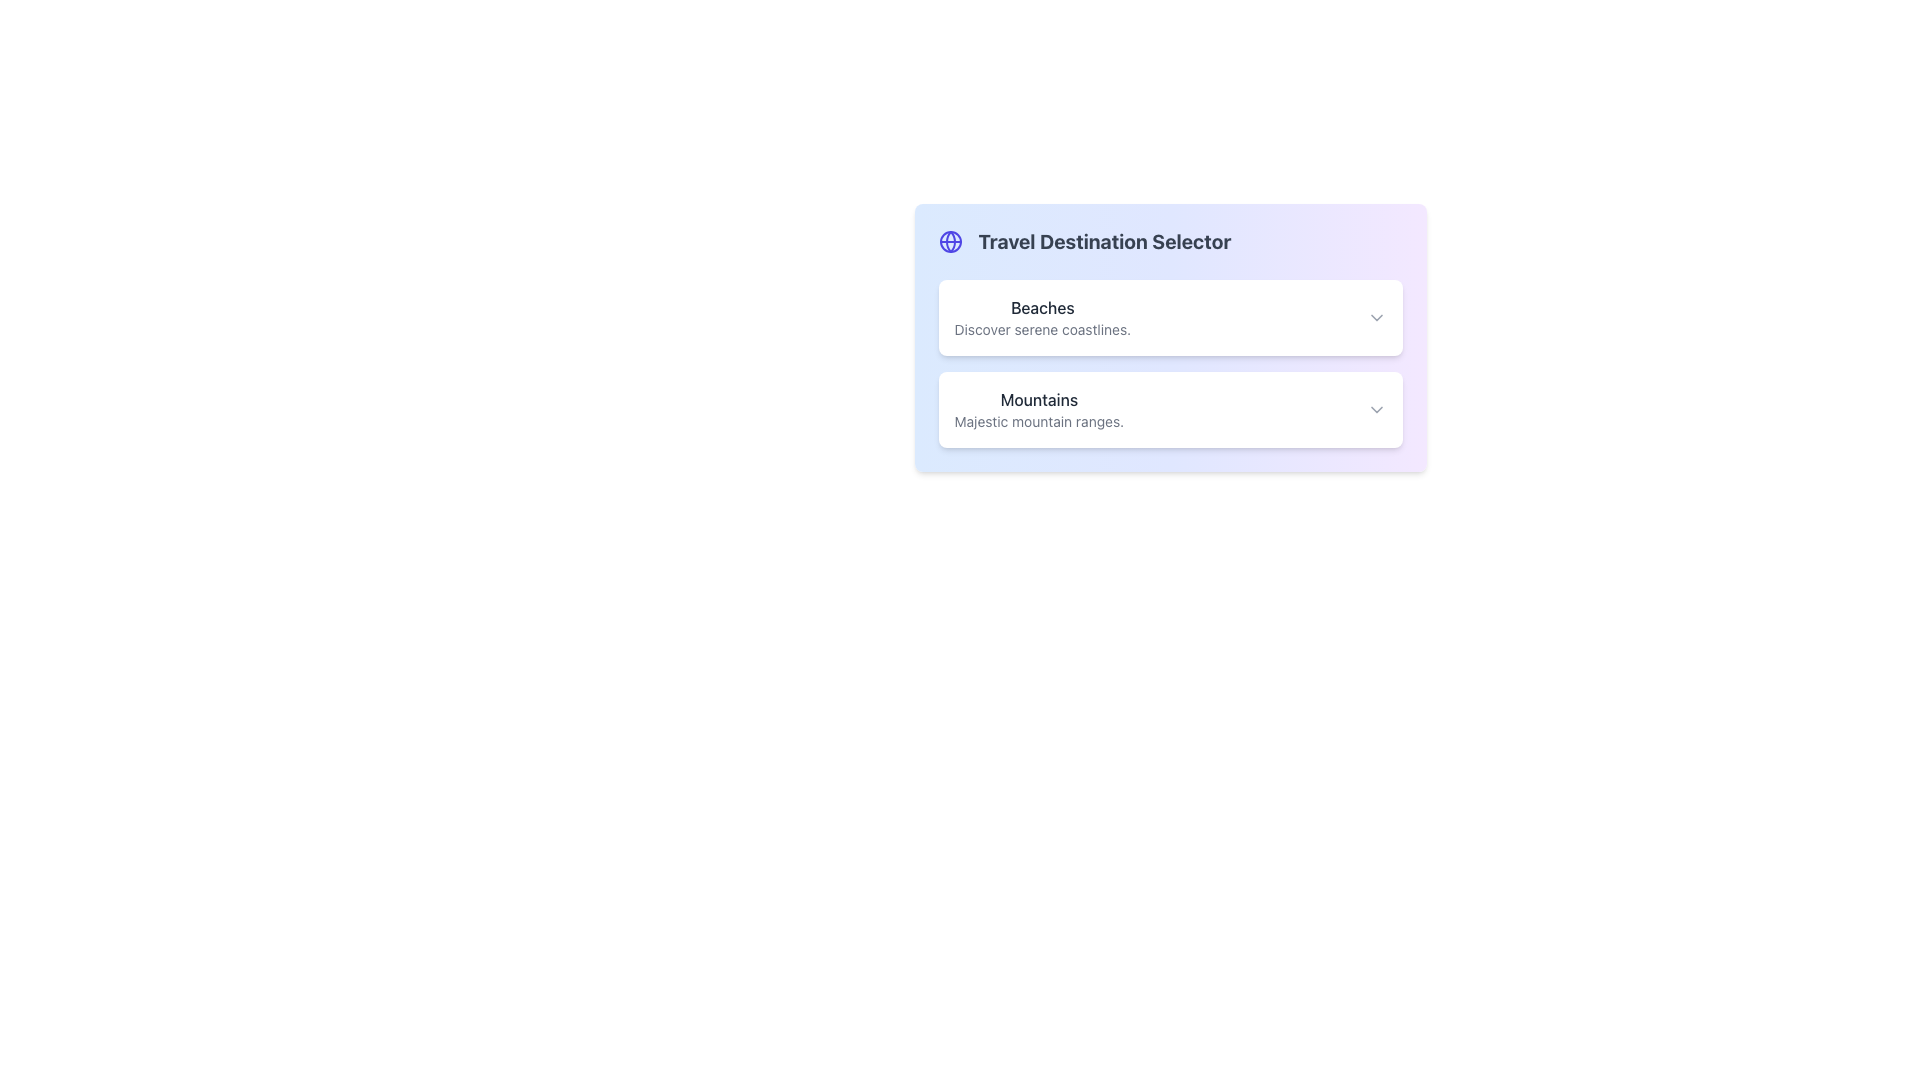  I want to click on the SVG Circle element that is part of the globe icon, located to the left of the 'Travel Destination Selector' text, so click(949, 241).